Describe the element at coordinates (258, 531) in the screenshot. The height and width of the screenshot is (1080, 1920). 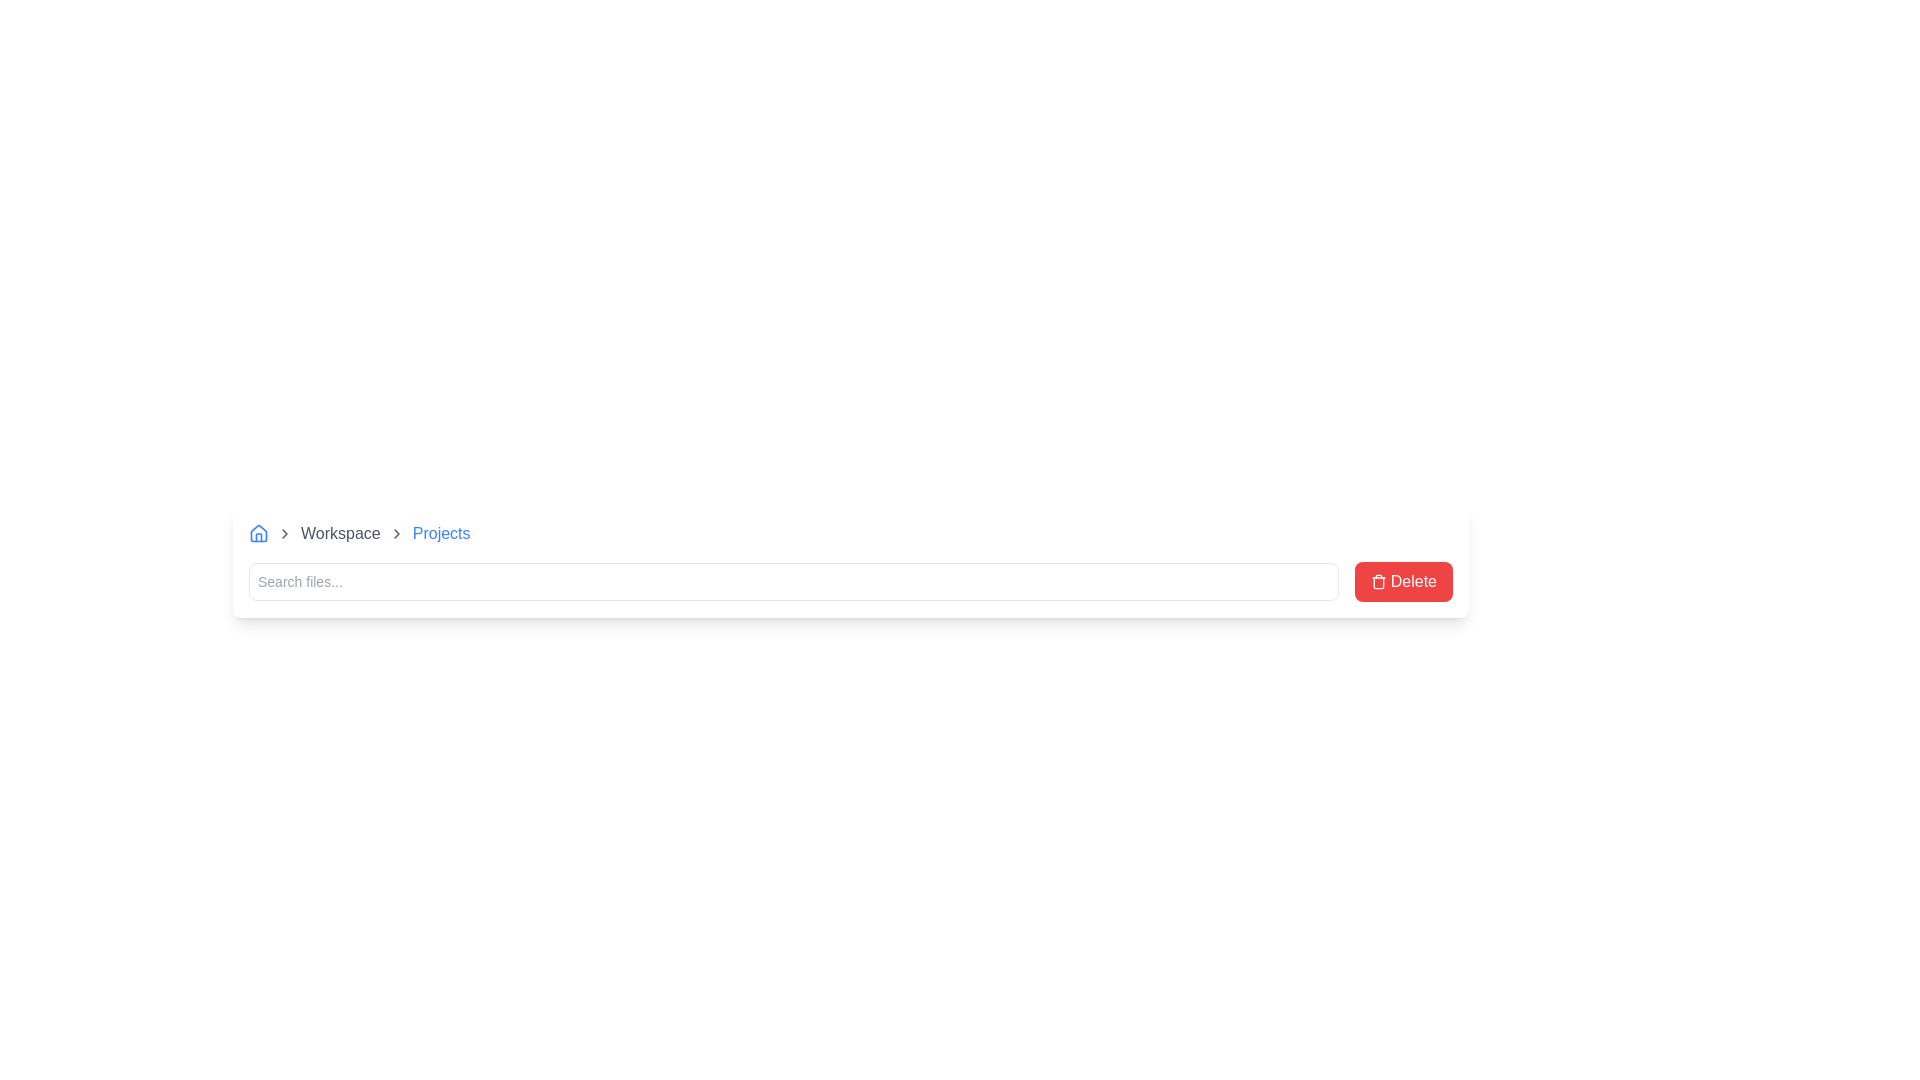
I see `the house icon with a blue outline and white background in the top-left navigation section` at that location.